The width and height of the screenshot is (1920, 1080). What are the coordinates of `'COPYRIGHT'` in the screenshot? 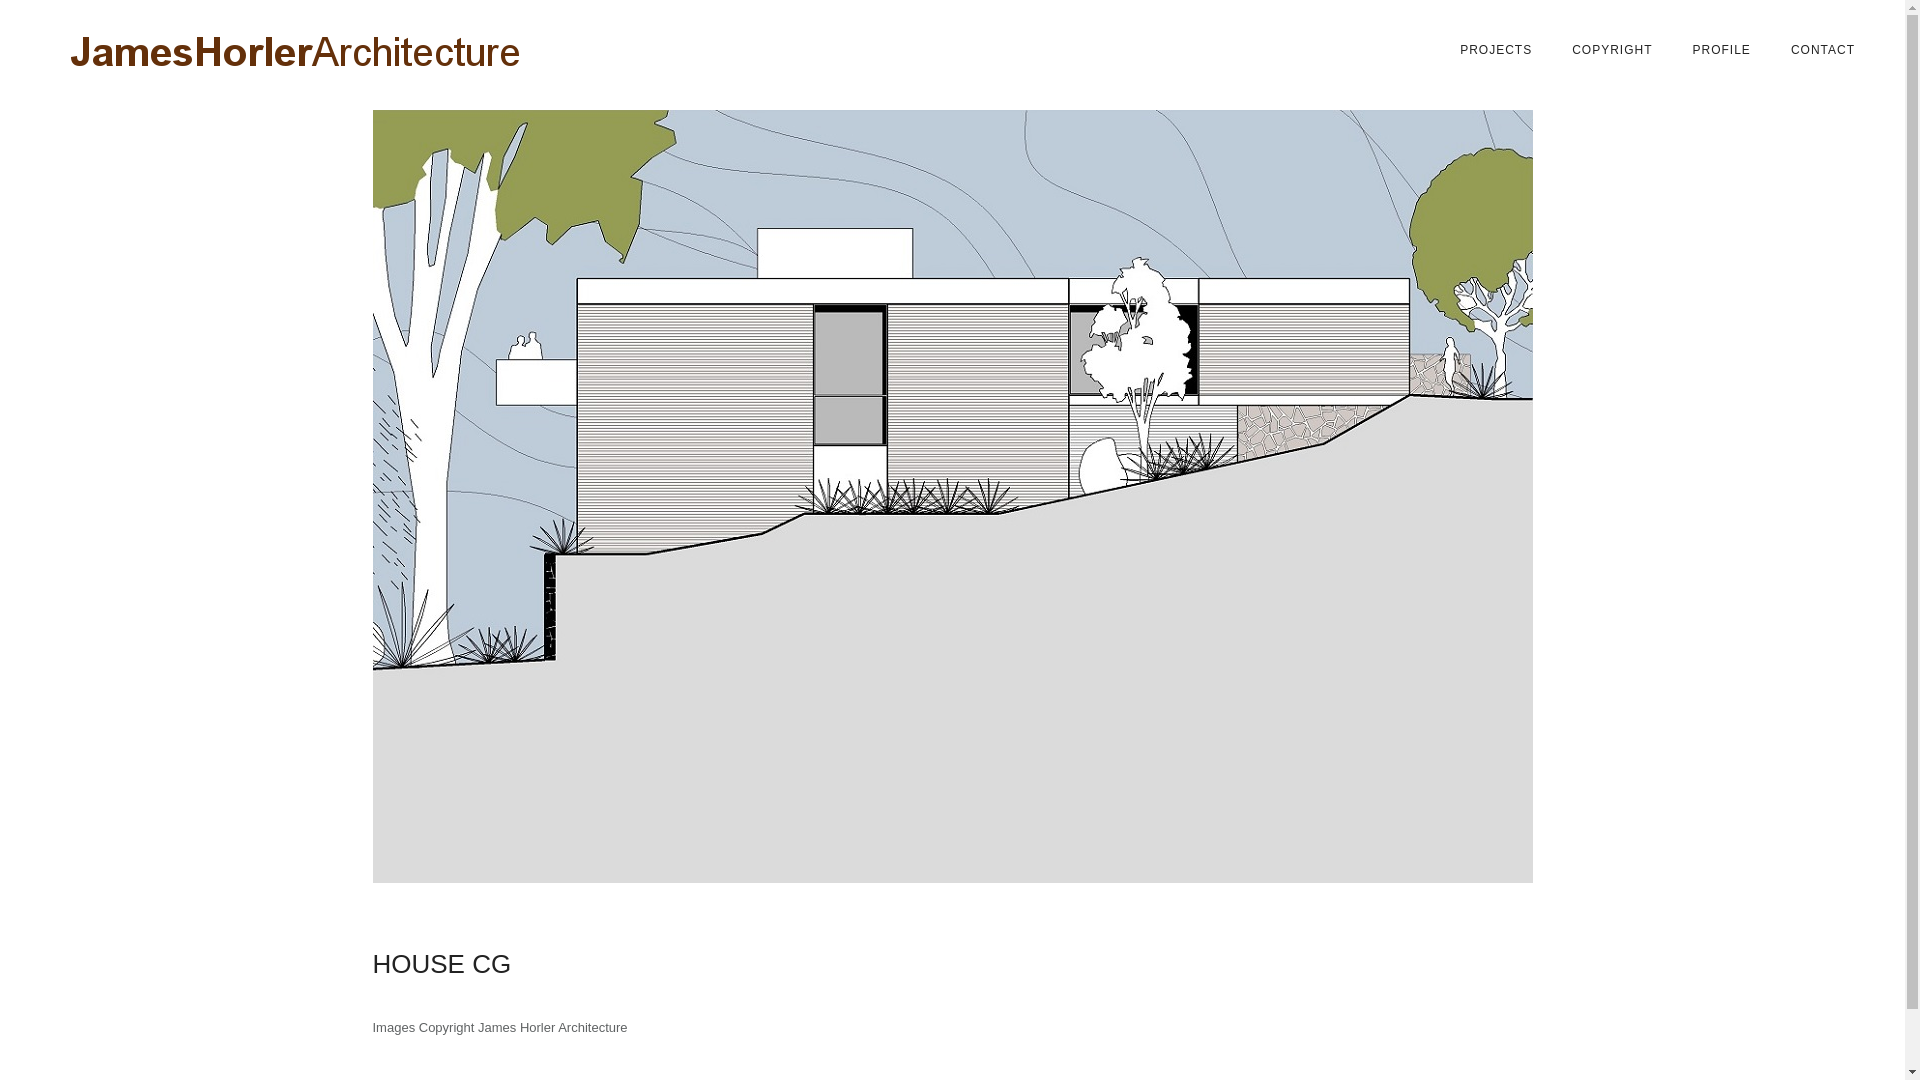 It's located at (1612, 49).